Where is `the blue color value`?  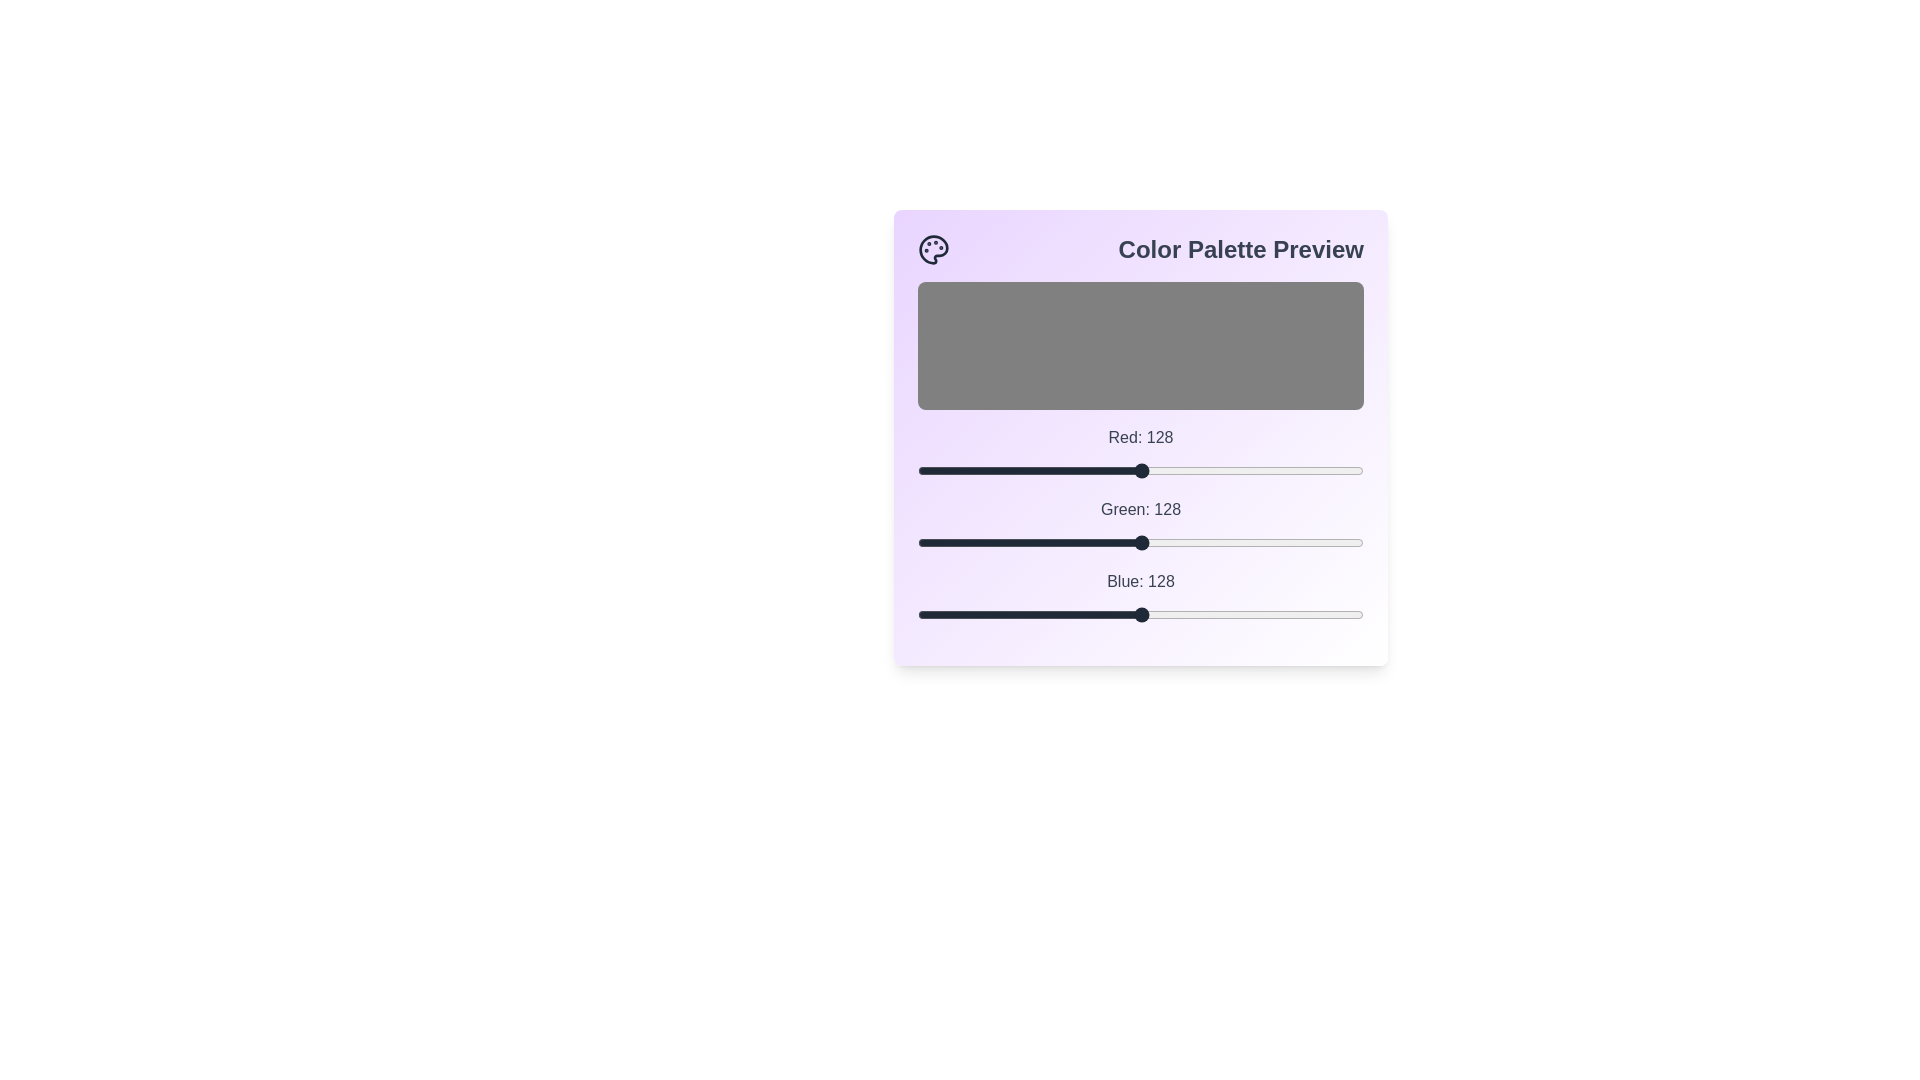 the blue color value is located at coordinates (1214, 613).